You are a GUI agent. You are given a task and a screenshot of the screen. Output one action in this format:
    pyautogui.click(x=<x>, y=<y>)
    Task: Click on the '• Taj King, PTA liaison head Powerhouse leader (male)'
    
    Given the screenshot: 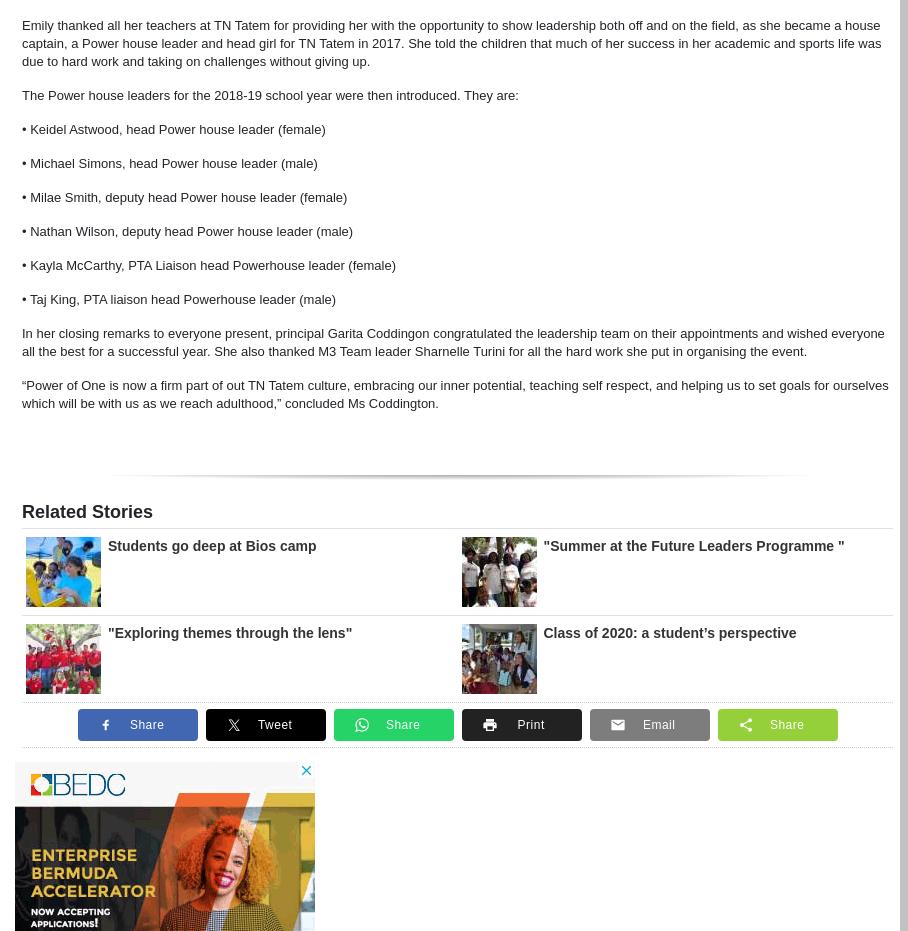 What is the action you would take?
    pyautogui.click(x=177, y=297)
    